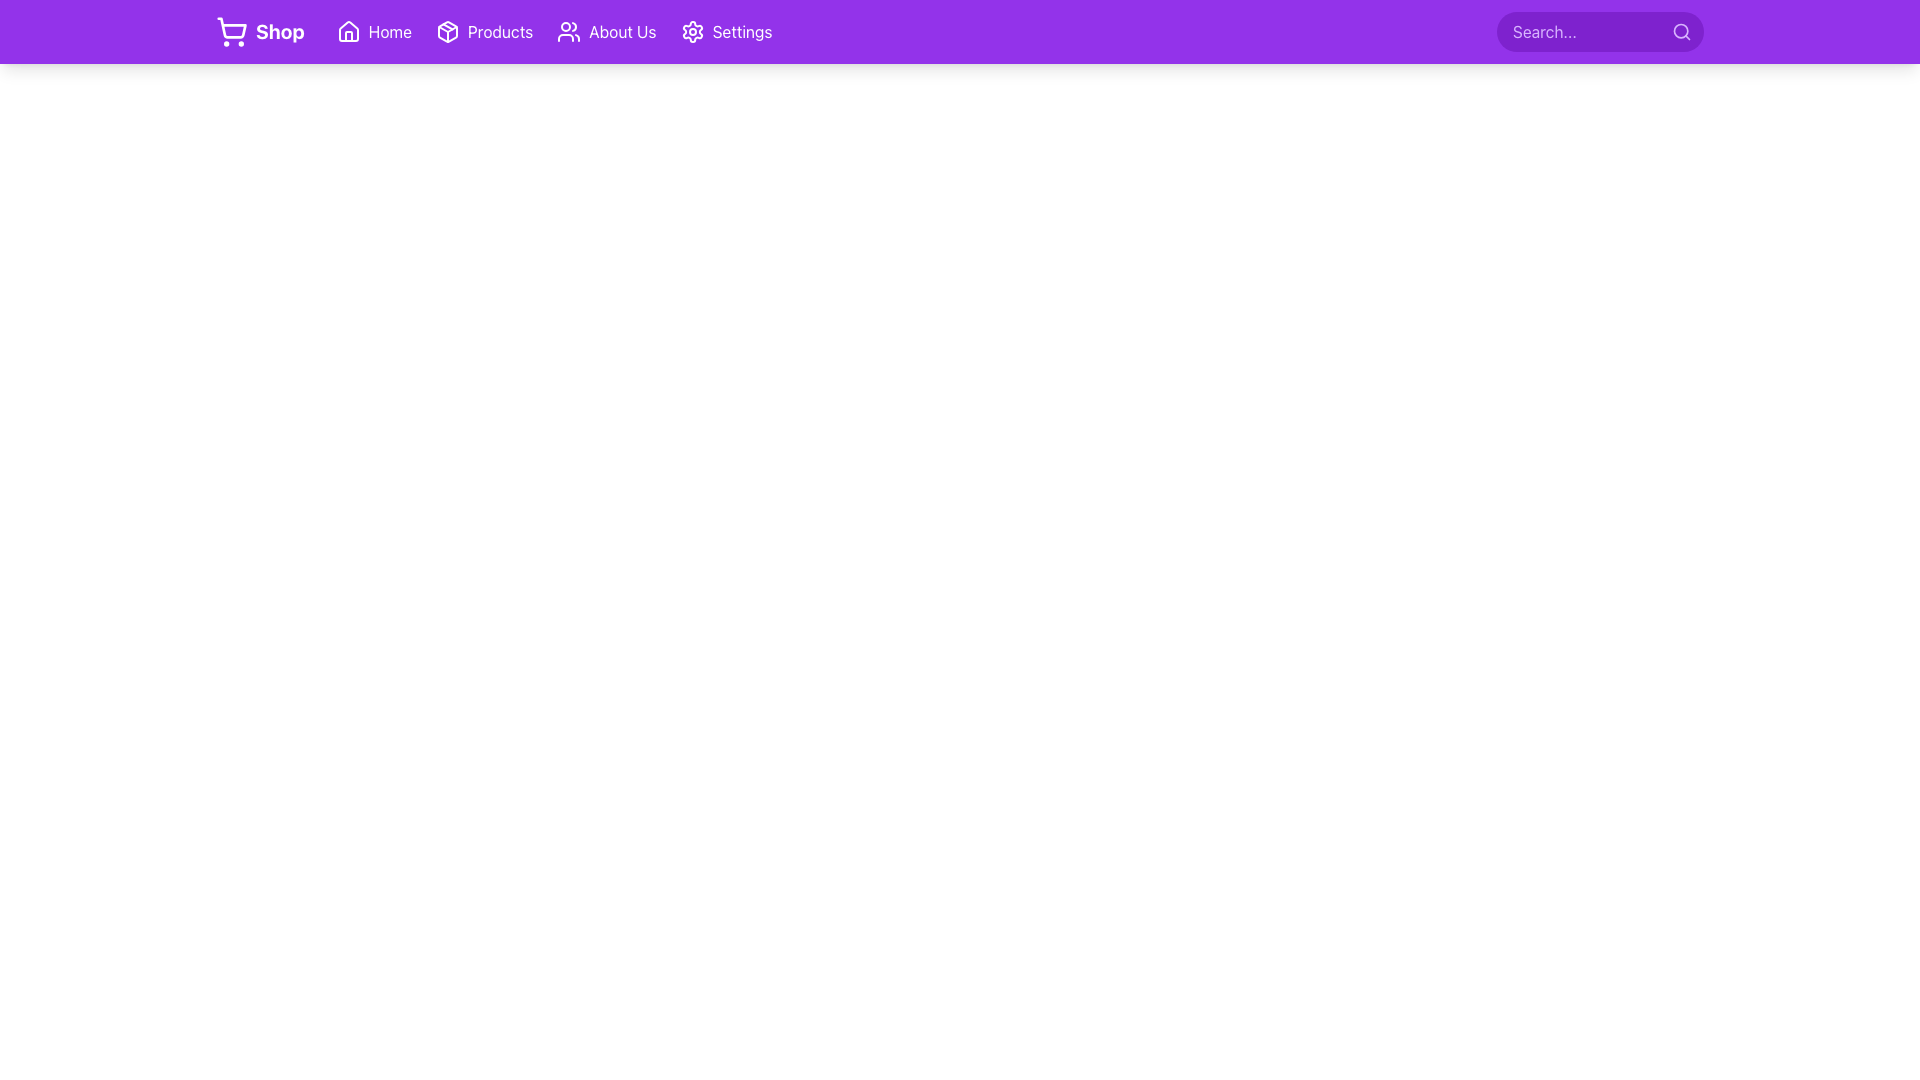 Image resolution: width=1920 pixels, height=1080 pixels. What do you see at coordinates (484, 31) in the screenshot?
I see `the 'Products' navigation link located in the top horizontal navigation bar, which is positioned third from the left` at bounding box center [484, 31].